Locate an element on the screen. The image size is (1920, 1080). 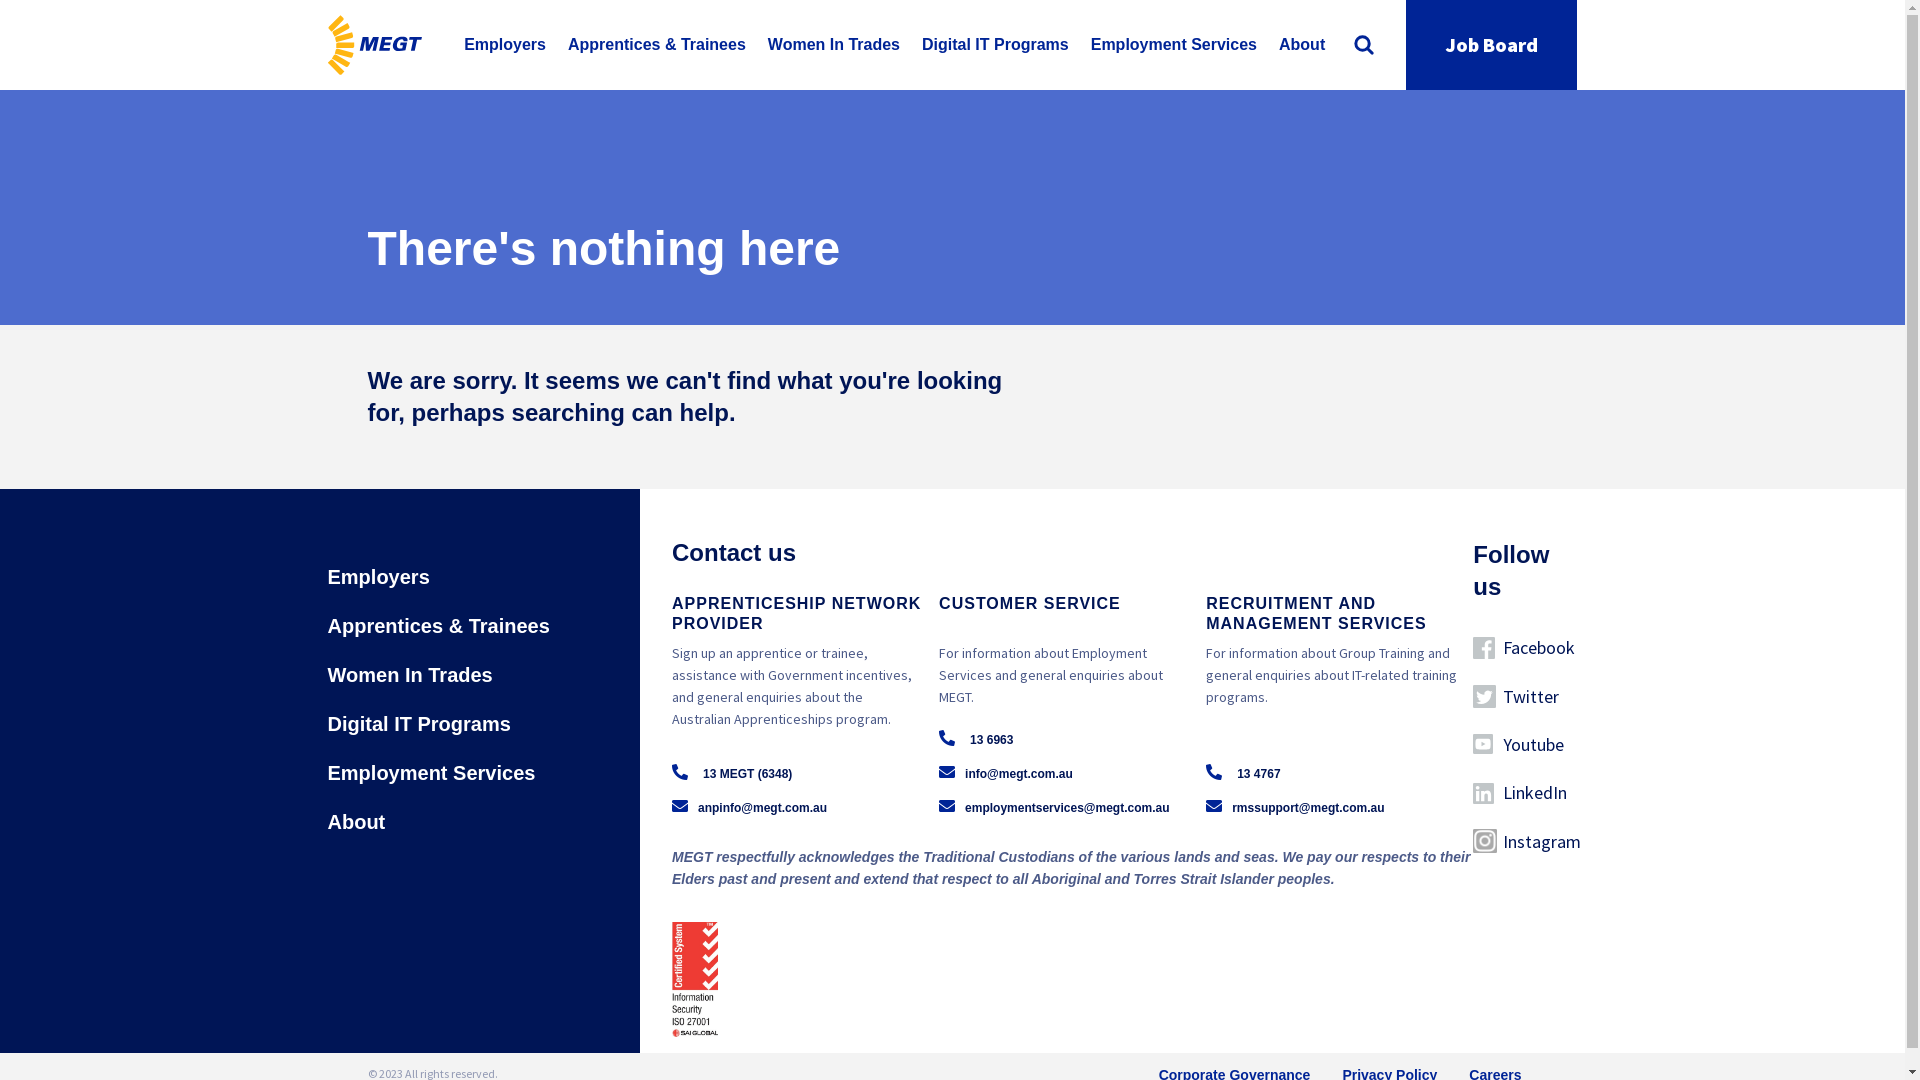
'employmentservices@megt.com.au' is located at coordinates (1053, 805).